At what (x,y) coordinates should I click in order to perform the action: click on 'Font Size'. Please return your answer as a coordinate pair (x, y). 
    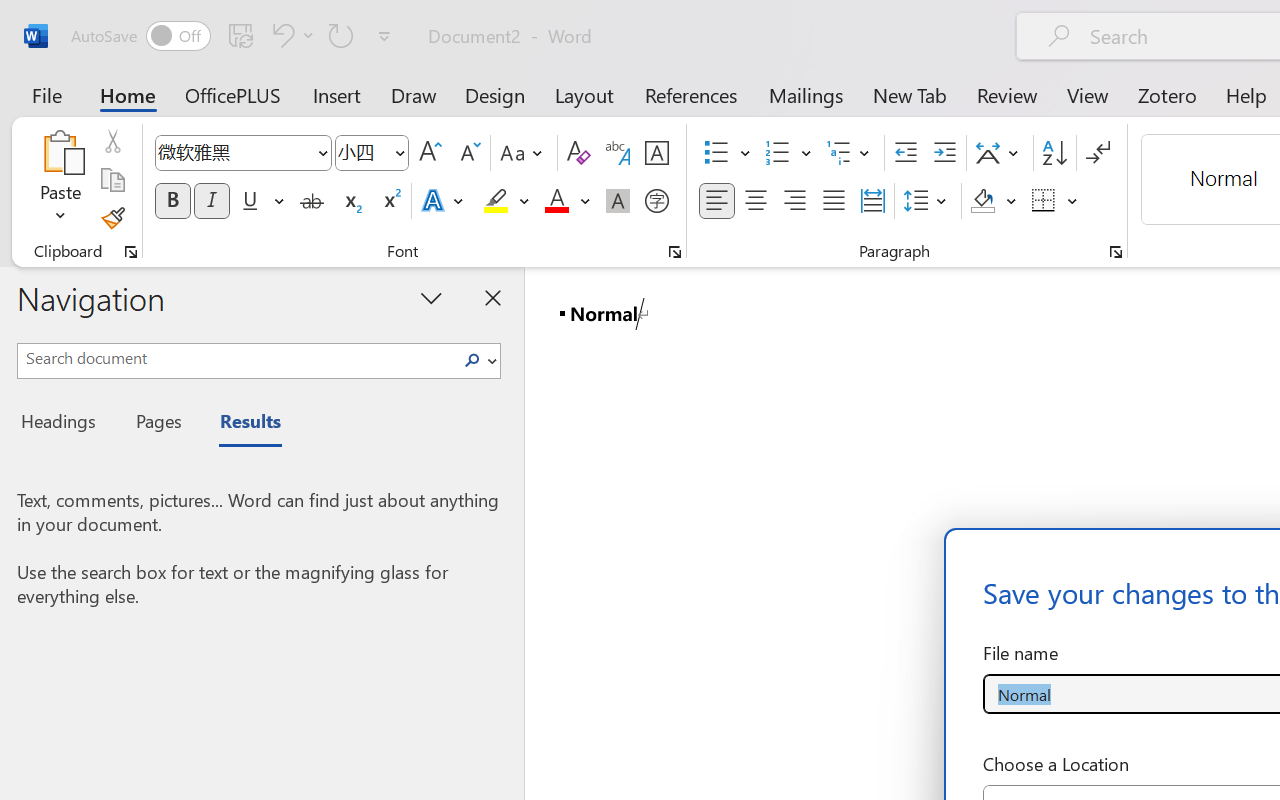
    Looking at the image, I should click on (362, 152).